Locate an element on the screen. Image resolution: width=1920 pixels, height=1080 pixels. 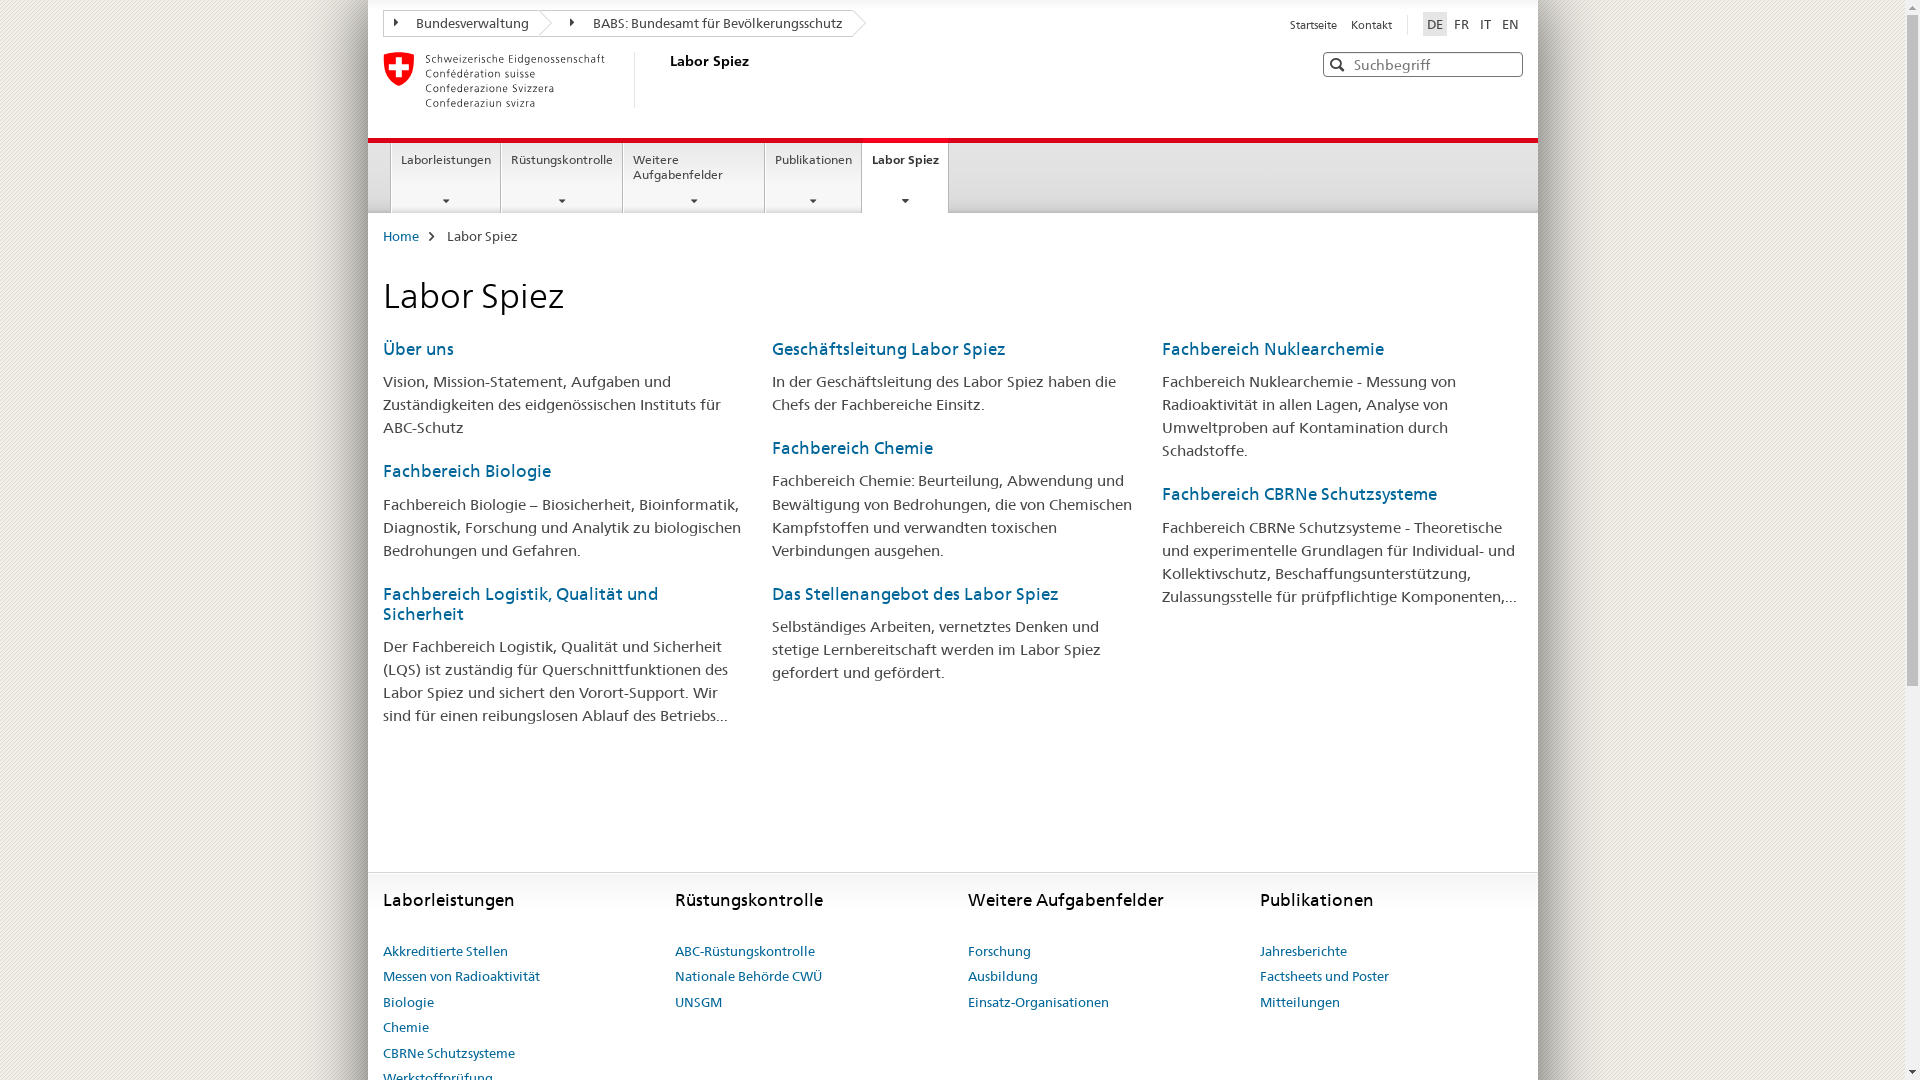
'Weitere Aufgabenfelder' is located at coordinates (694, 176).